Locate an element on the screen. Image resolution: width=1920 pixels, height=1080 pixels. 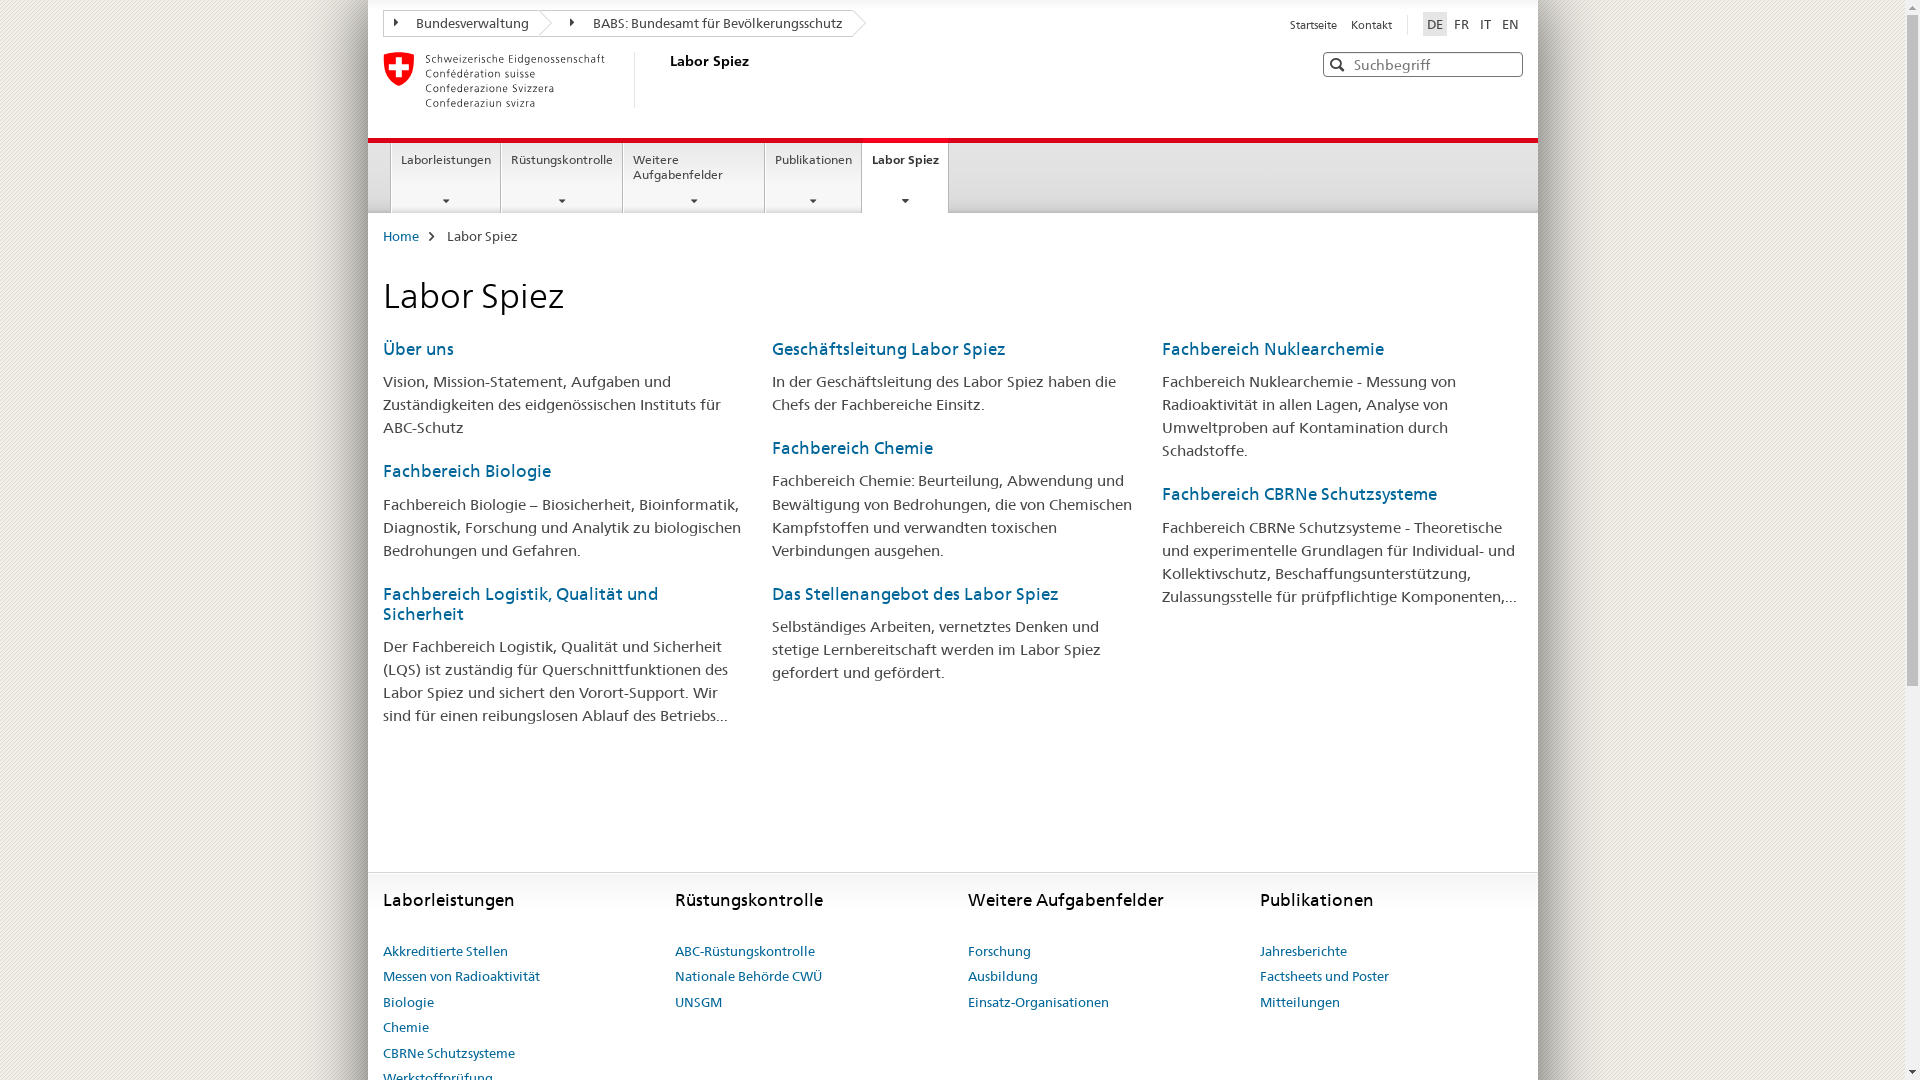
'Weitere Aufgabenfelder' is located at coordinates (694, 176).